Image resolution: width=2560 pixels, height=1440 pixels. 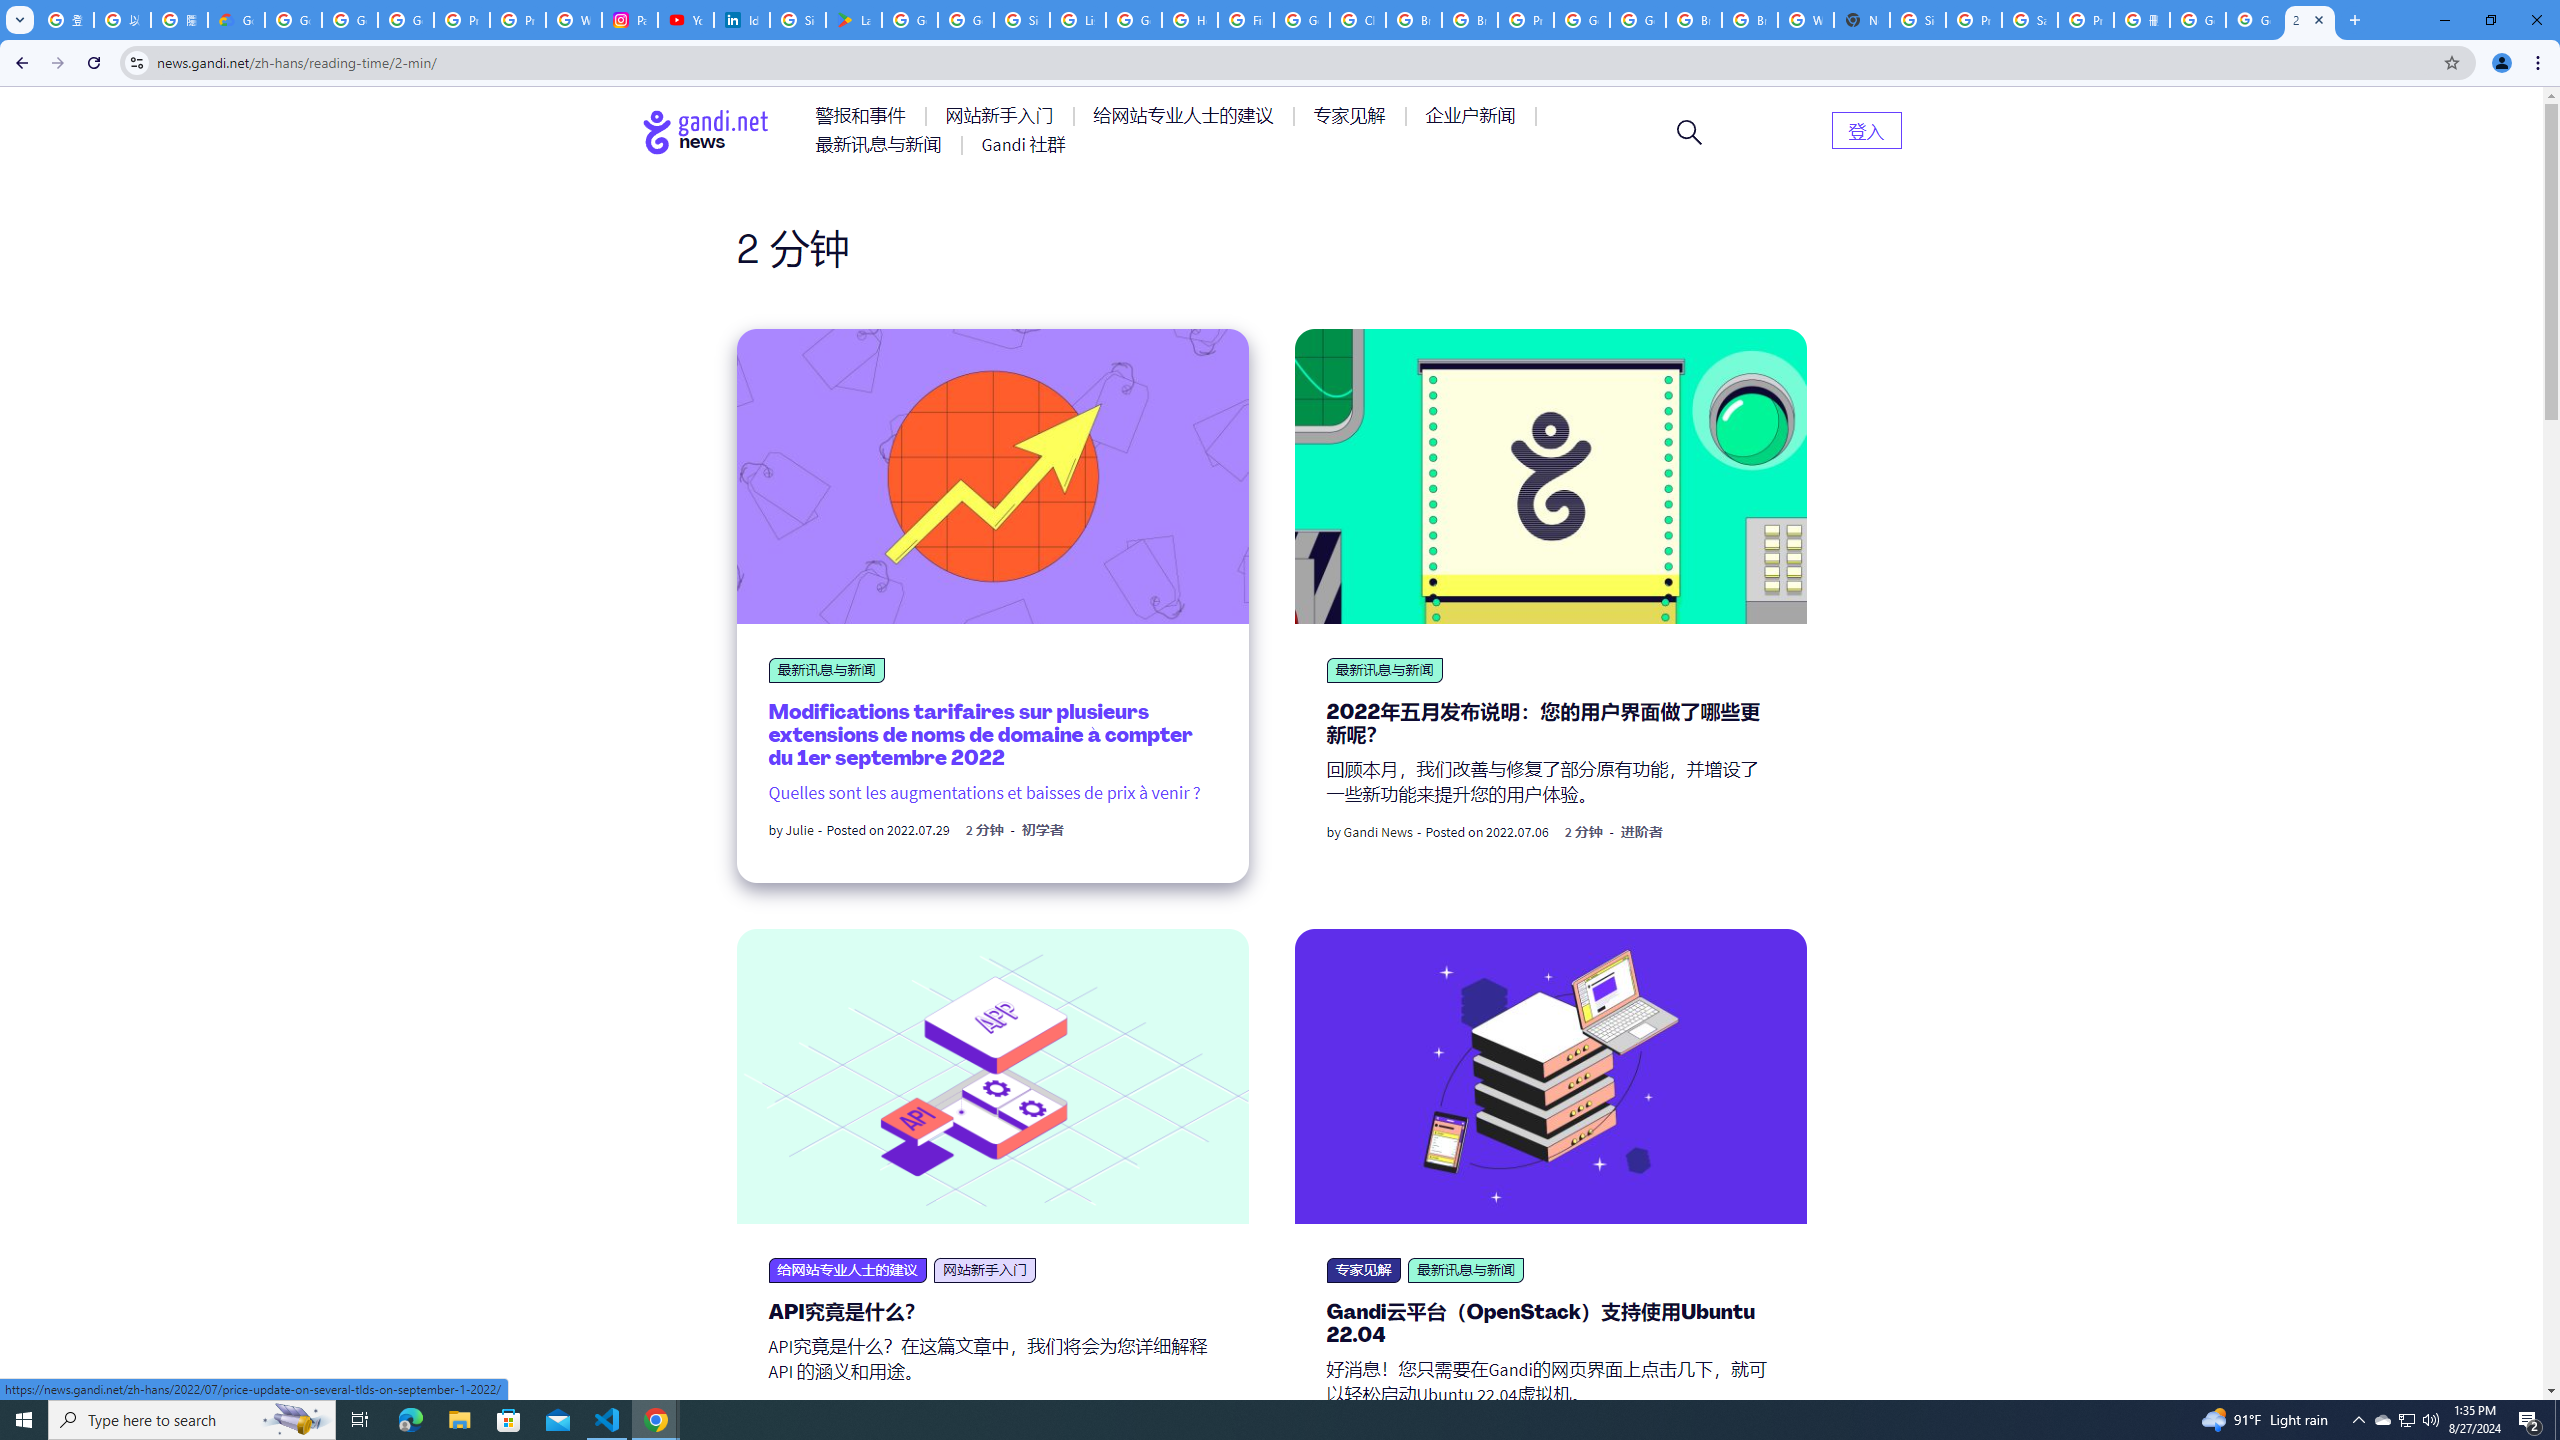 What do you see at coordinates (1377, 832) in the screenshot?
I see `'Gandi News'` at bounding box center [1377, 832].